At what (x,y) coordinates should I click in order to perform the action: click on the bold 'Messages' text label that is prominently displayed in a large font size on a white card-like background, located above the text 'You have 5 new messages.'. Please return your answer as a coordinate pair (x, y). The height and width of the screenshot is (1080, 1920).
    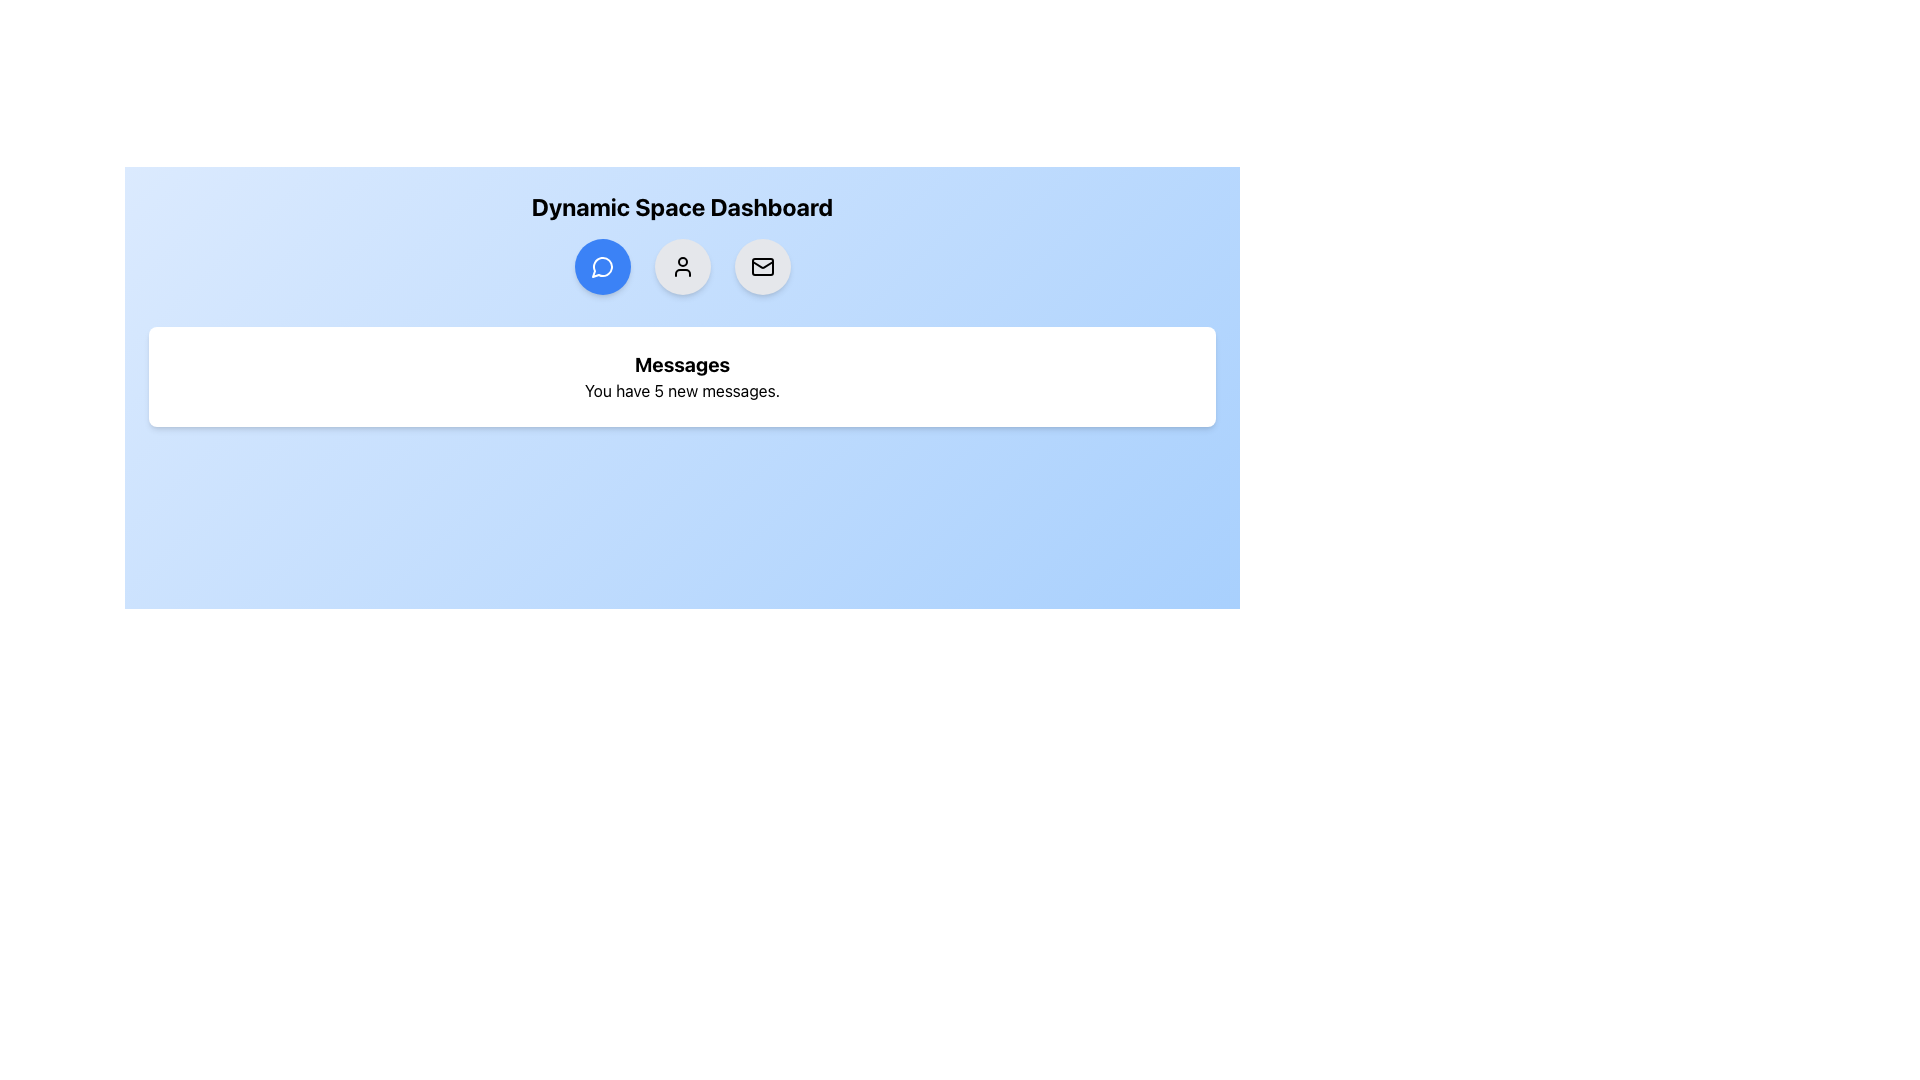
    Looking at the image, I should click on (682, 365).